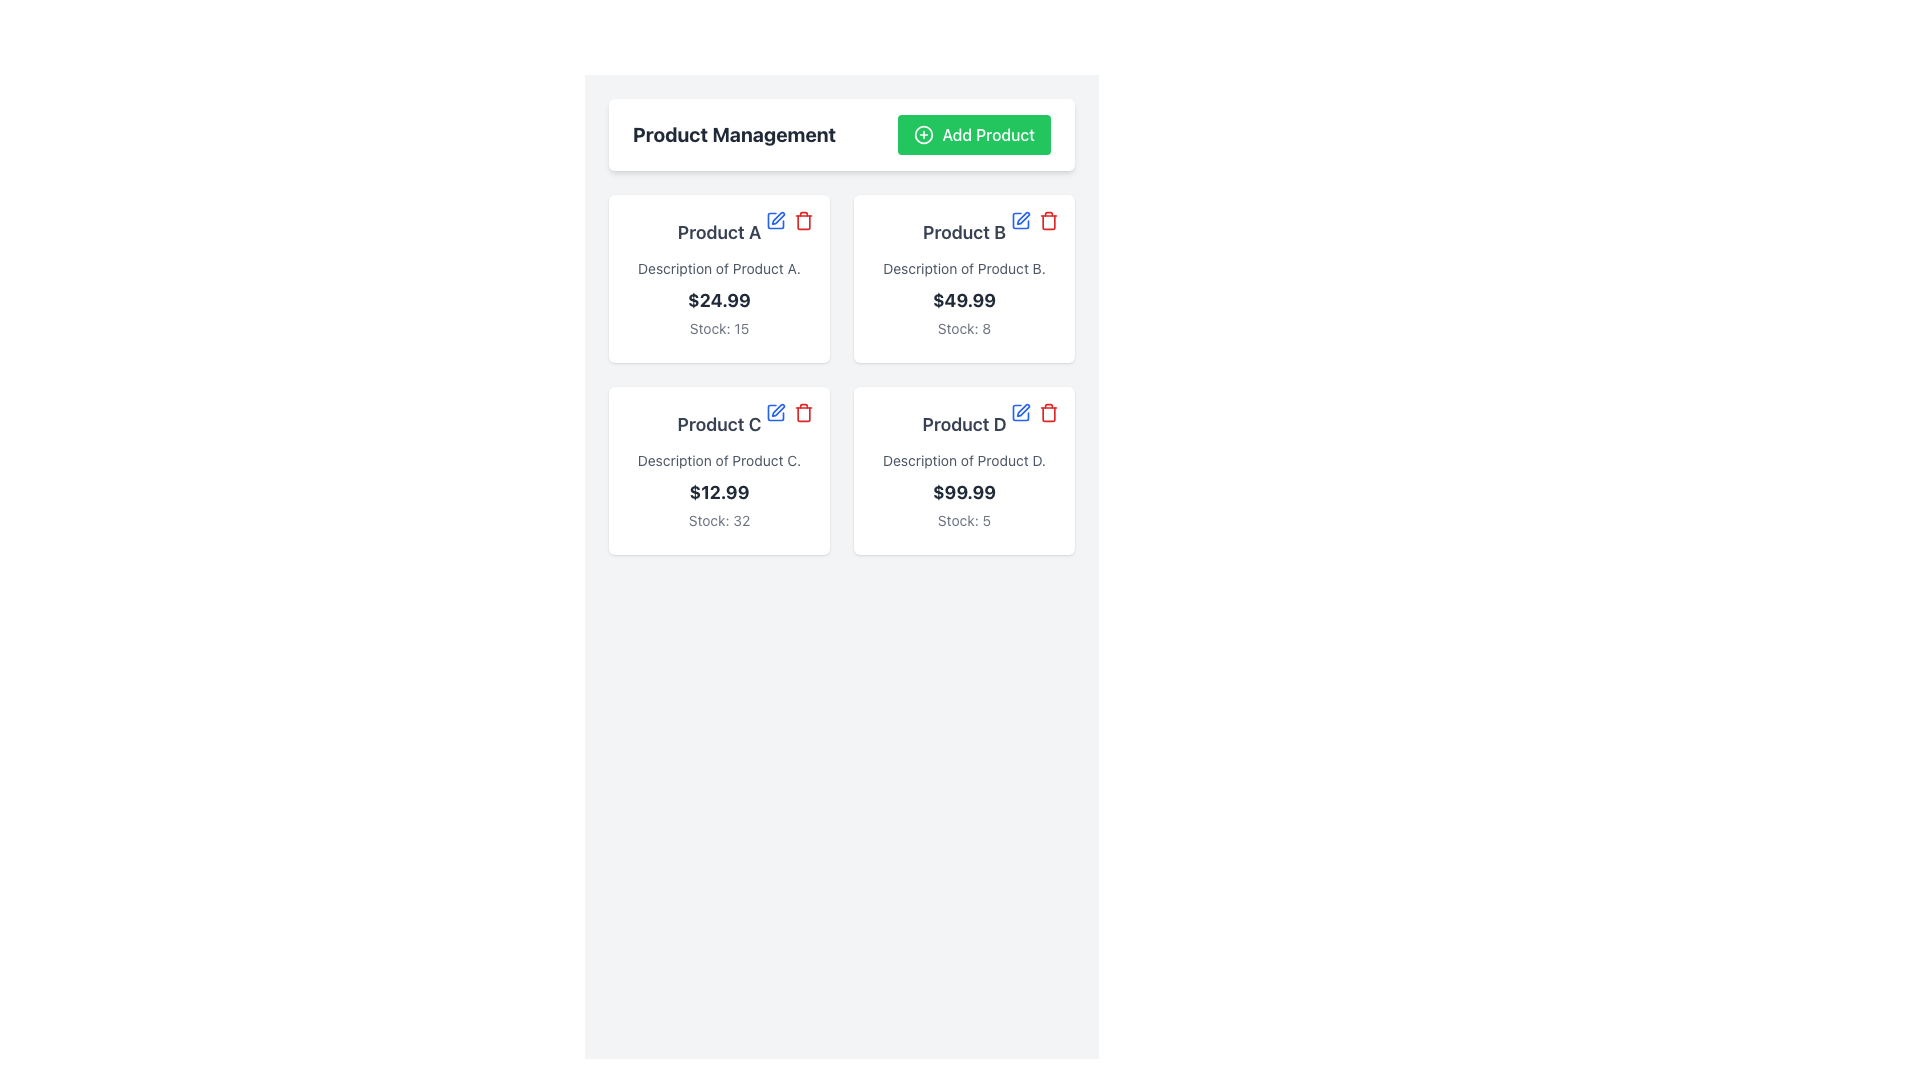 This screenshot has height=1080, width=1920. Describe the element at coordinates (719, 423) in the screenshot. I see `the text element that displays 'Product C', which is styled in bold, large font and located at the top of the third product card in a 2x2 grid layout` at that location.